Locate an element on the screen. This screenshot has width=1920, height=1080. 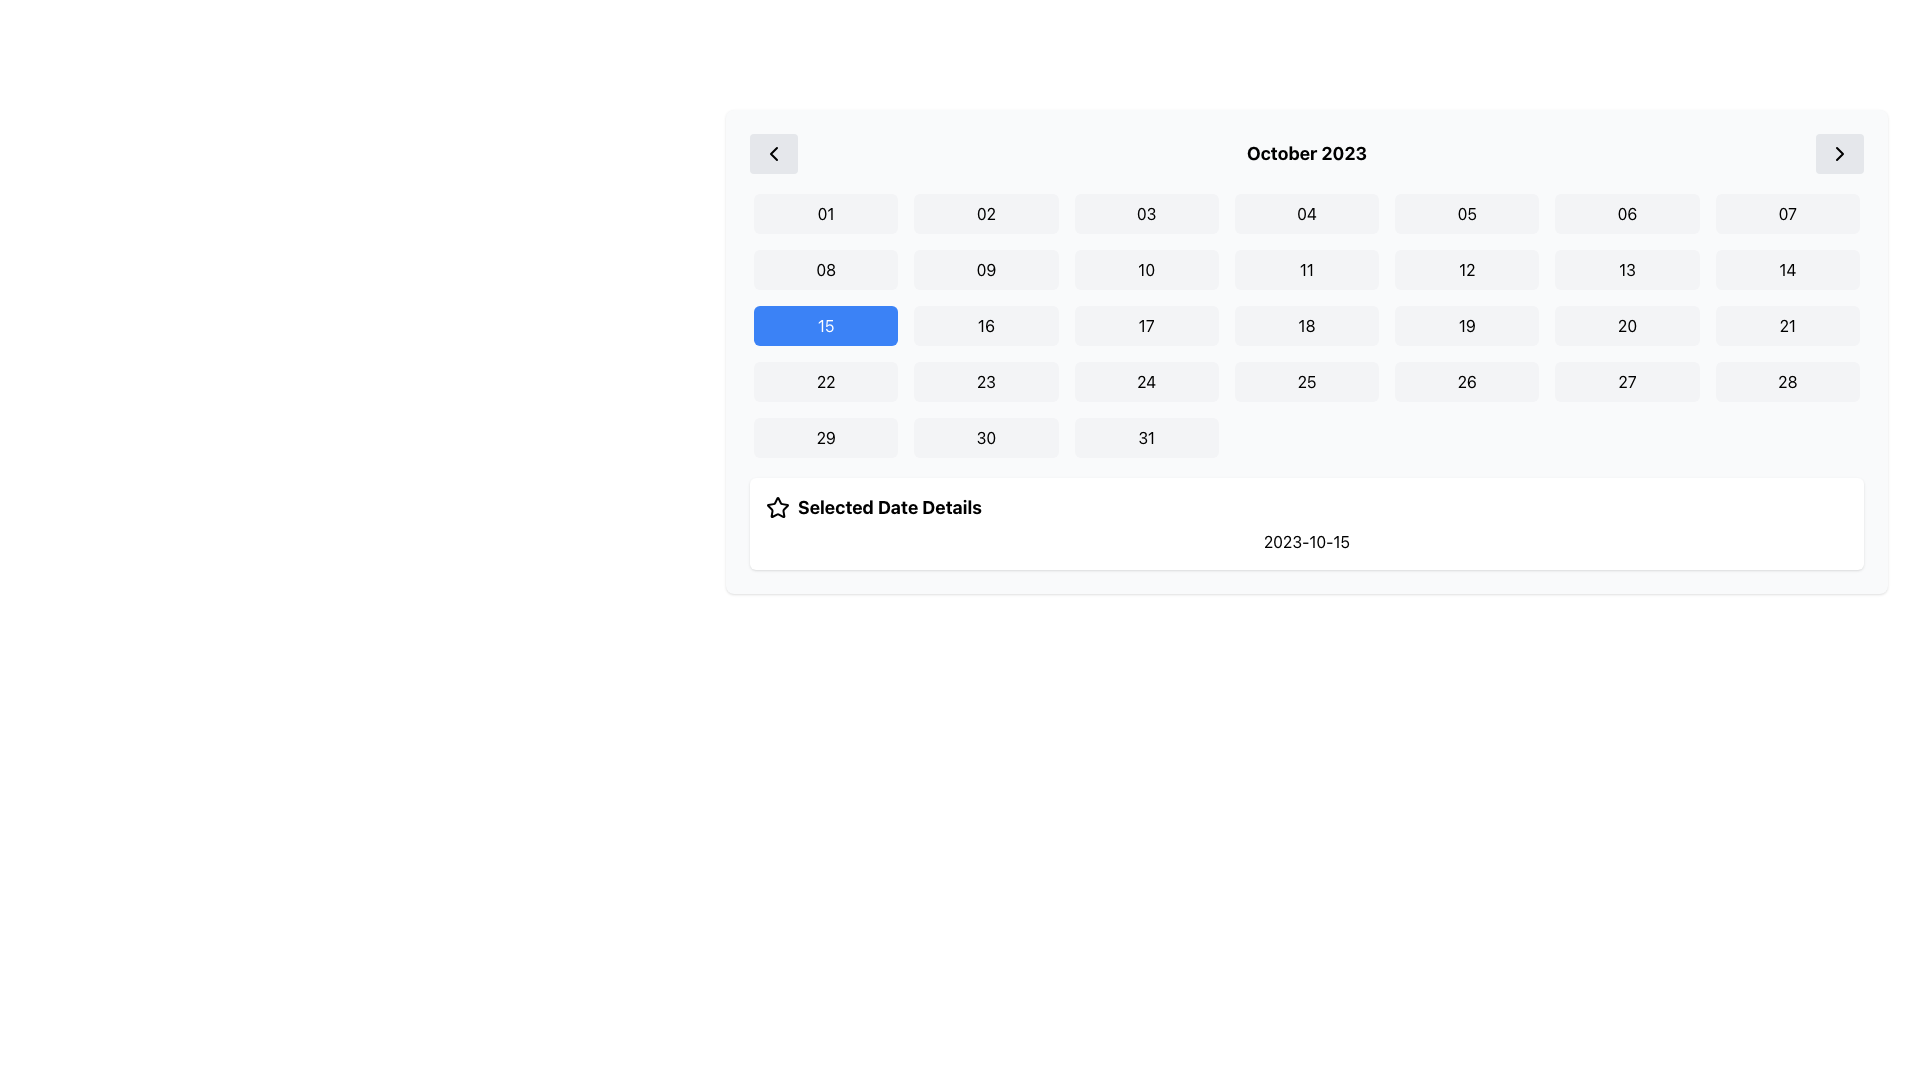
the button representing the second day of October 2023 in the calendar grid layout is located at coordinates (986, 213).